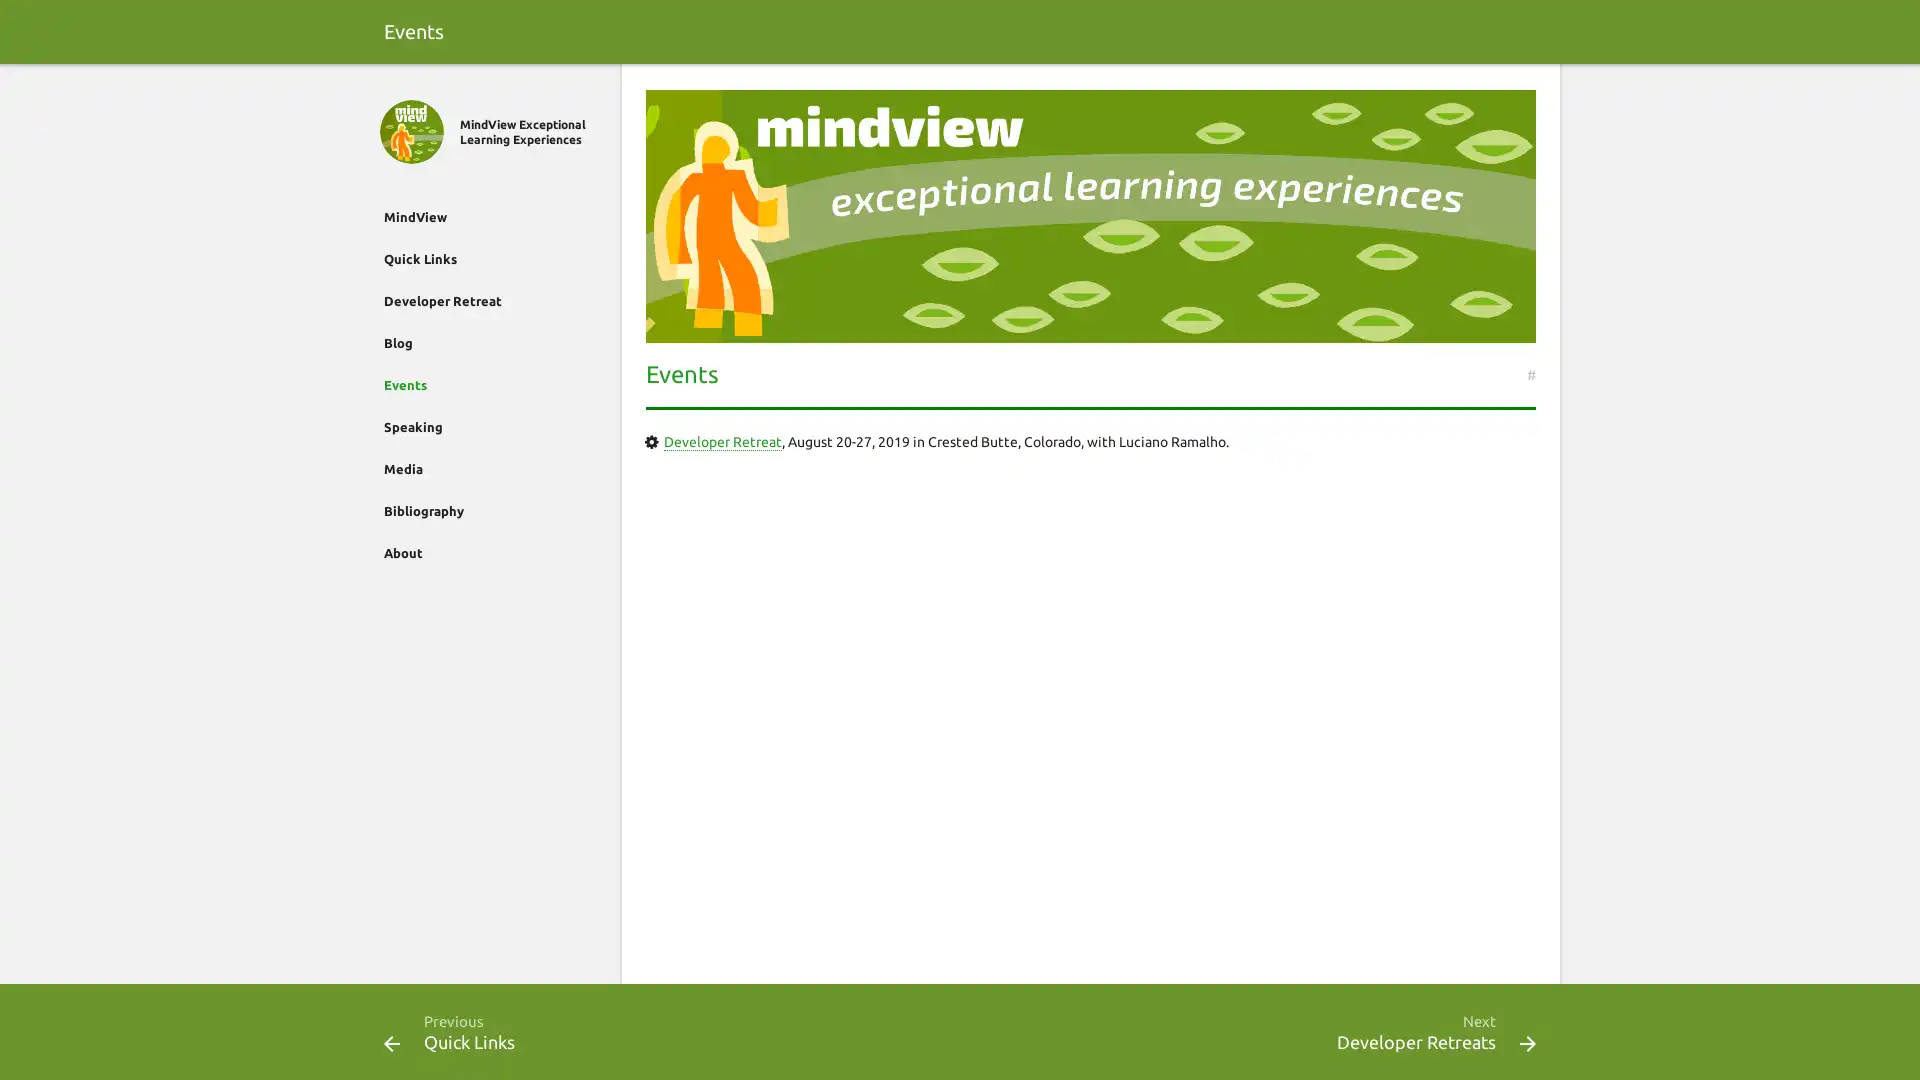 The height and width of the screenshot is (1080, 1920). What do you see at coordinates (1526, 1043) in the screenshot?
I see `Next` at bounding box center [1526, 1043].